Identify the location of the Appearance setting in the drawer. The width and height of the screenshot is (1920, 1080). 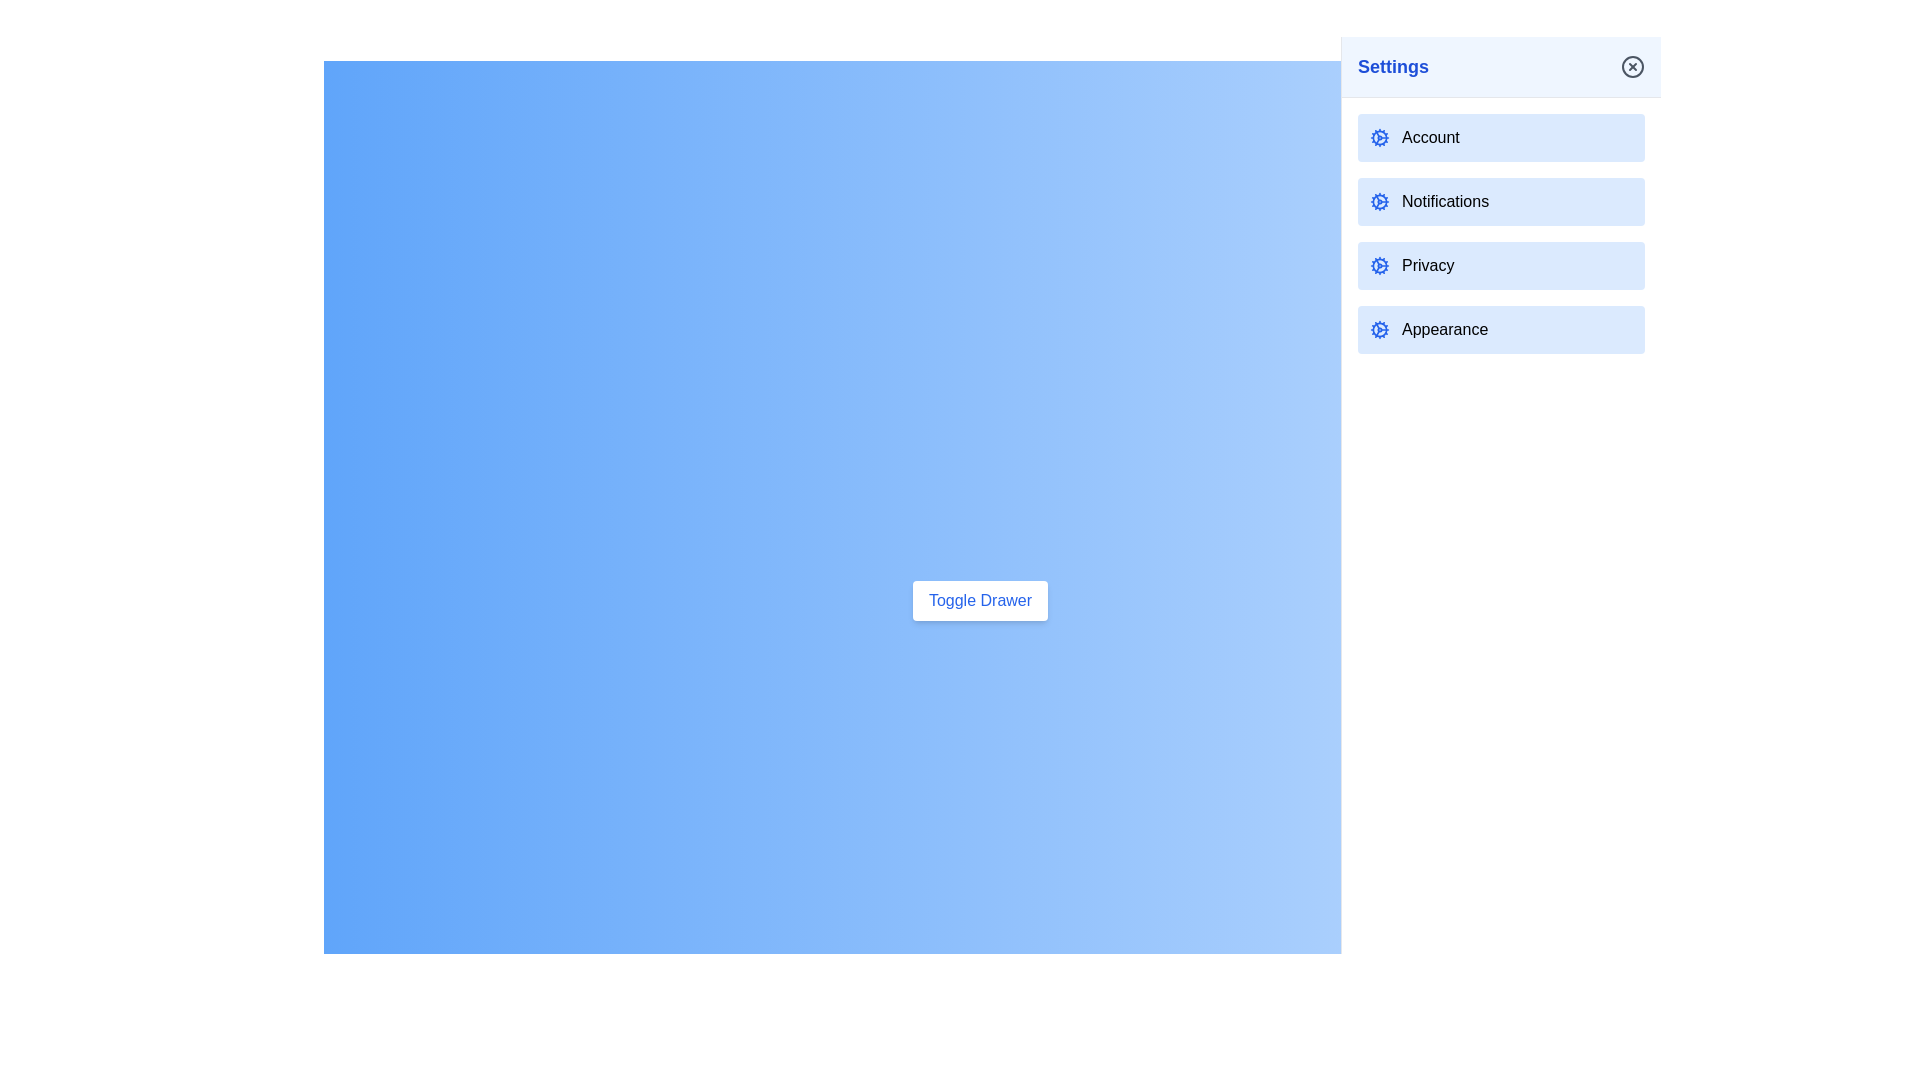
(1501, 329).